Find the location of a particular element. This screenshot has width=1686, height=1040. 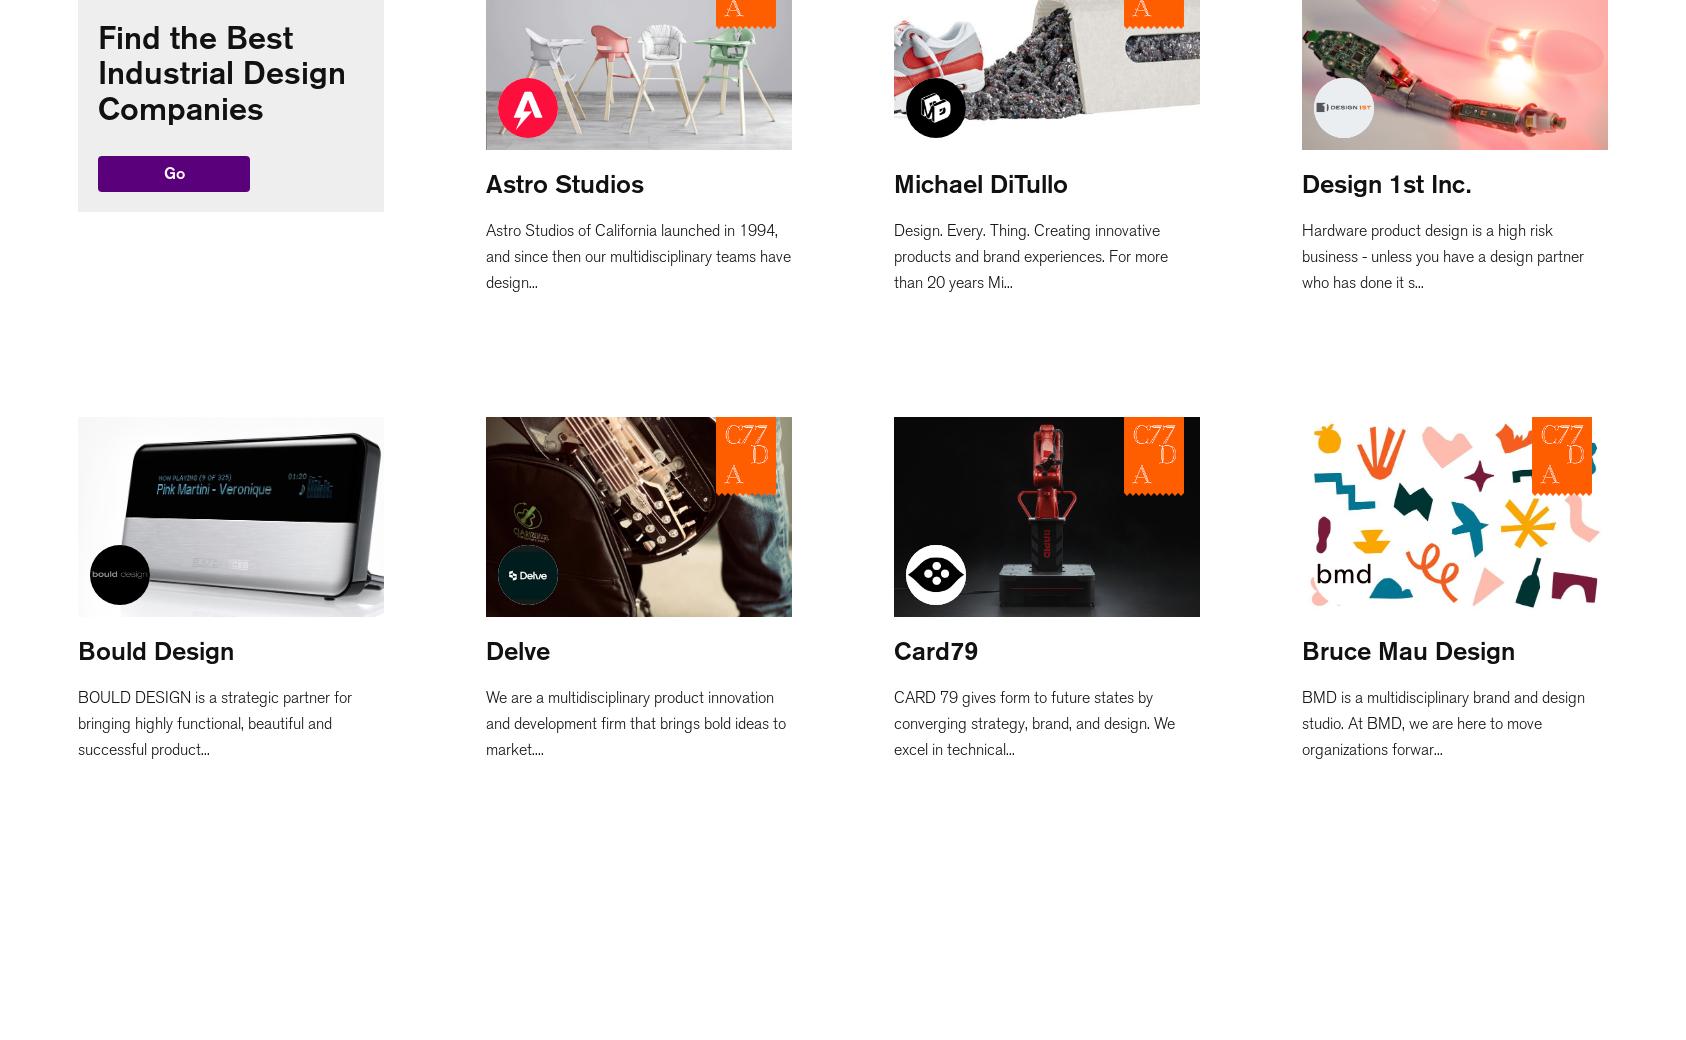

'Michael DiTullo' is located at coordinates (980, 183).